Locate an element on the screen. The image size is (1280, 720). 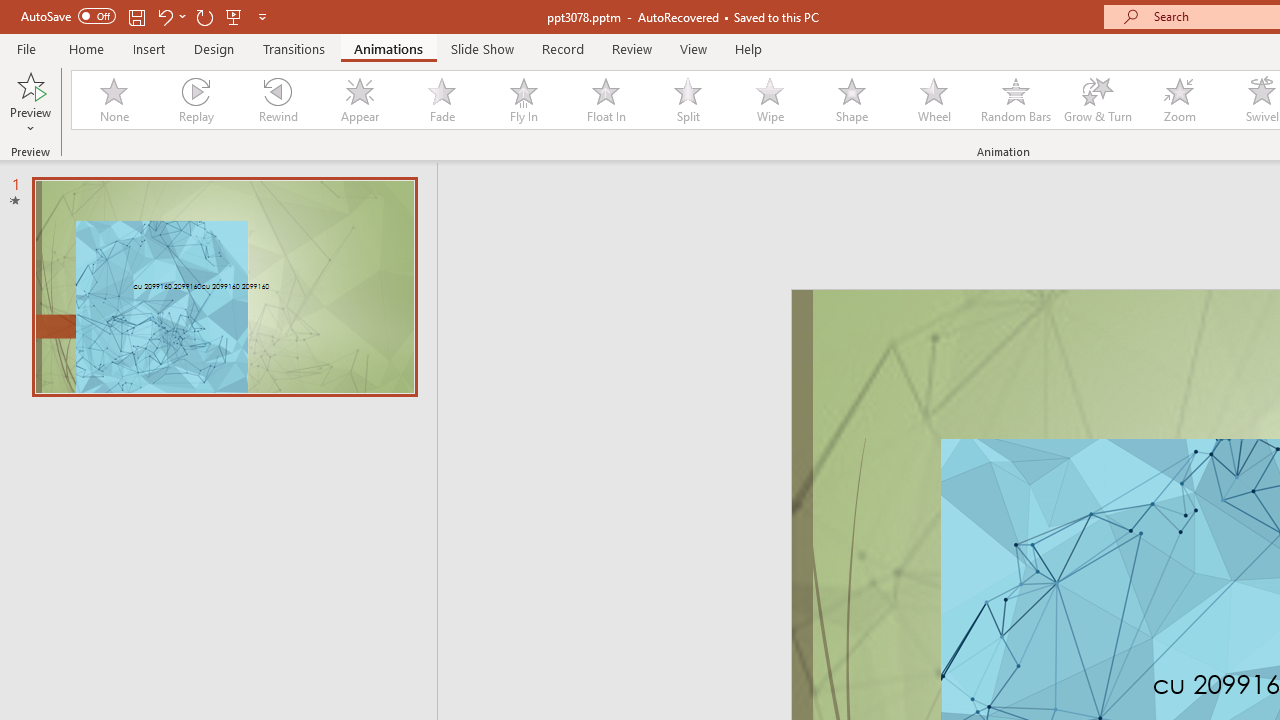
'Float In' is located at coordinates (604, 100).